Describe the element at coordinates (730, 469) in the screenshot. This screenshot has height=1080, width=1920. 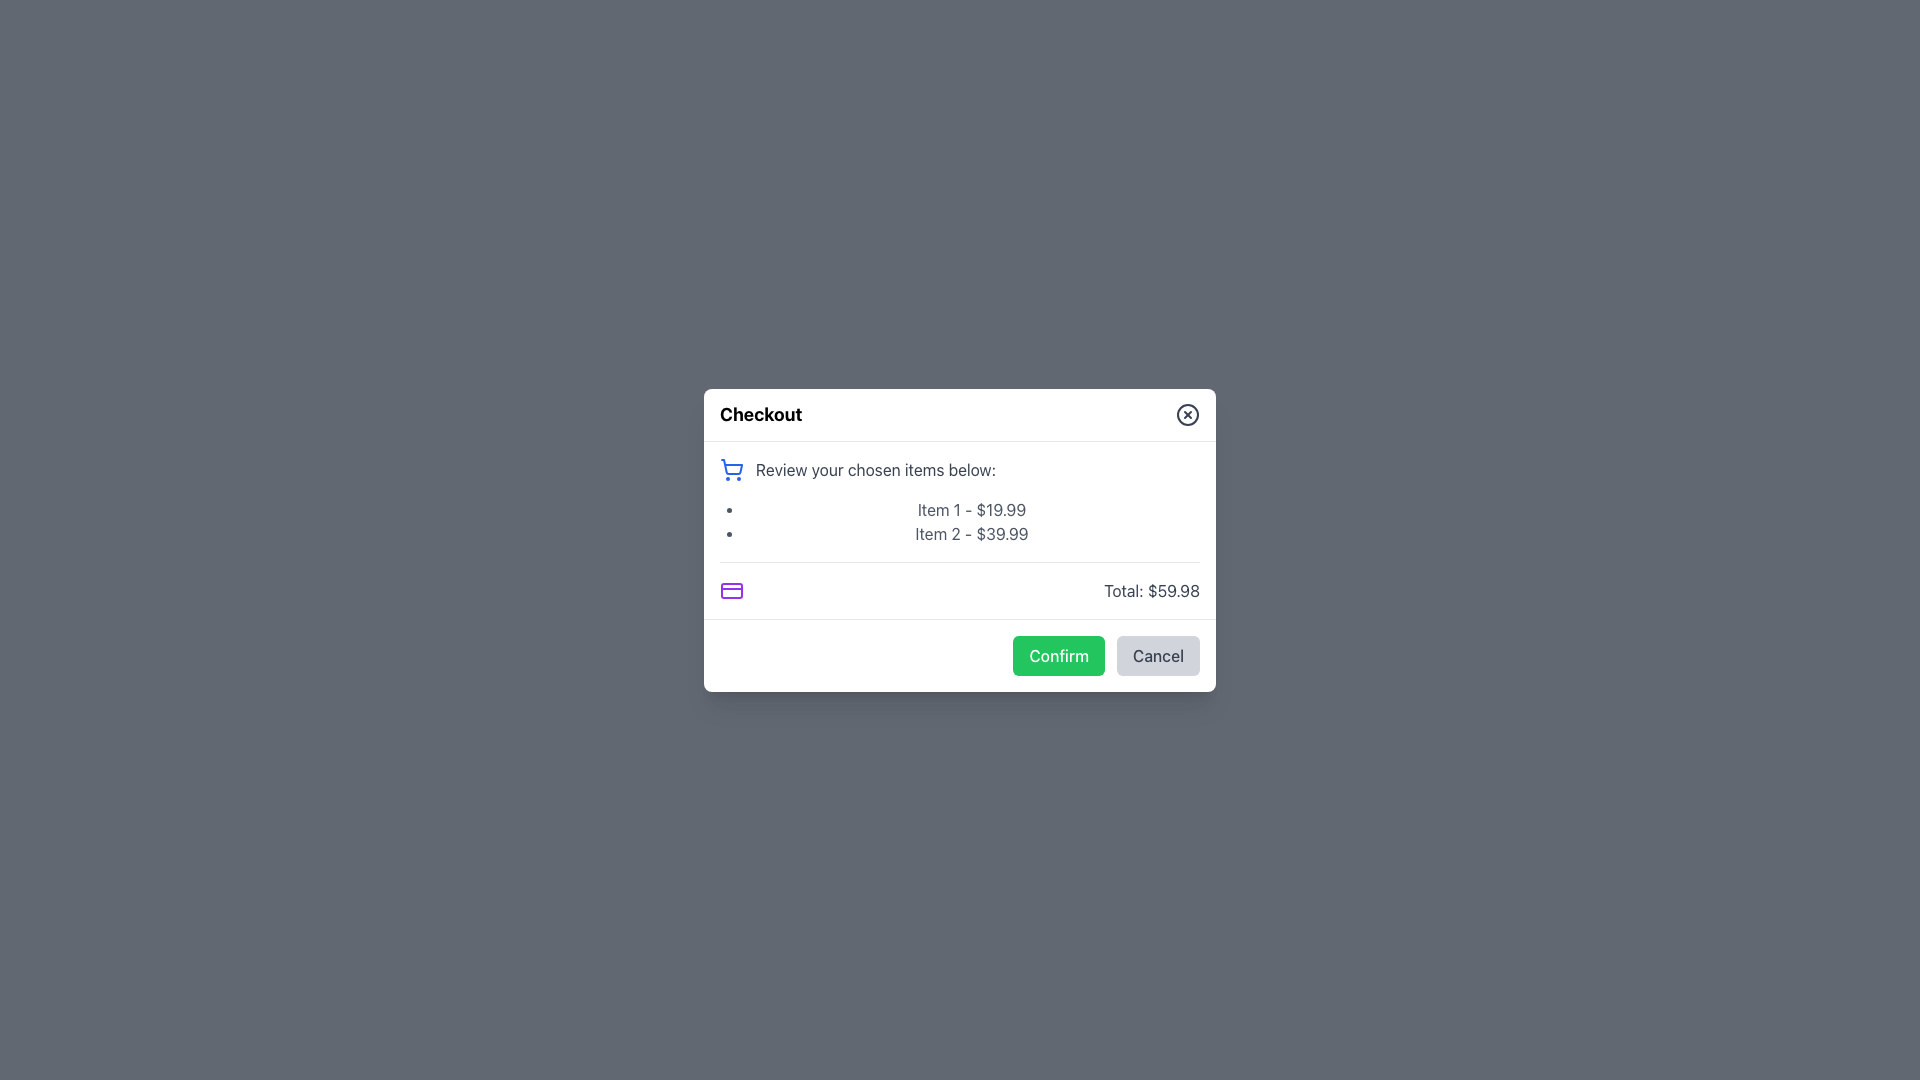
I see `the shopping cart icon located at the top-left of the content area within the dialog box, to the left of the text 'Review your chosen items below:', if it has interactive functionality` at that location.